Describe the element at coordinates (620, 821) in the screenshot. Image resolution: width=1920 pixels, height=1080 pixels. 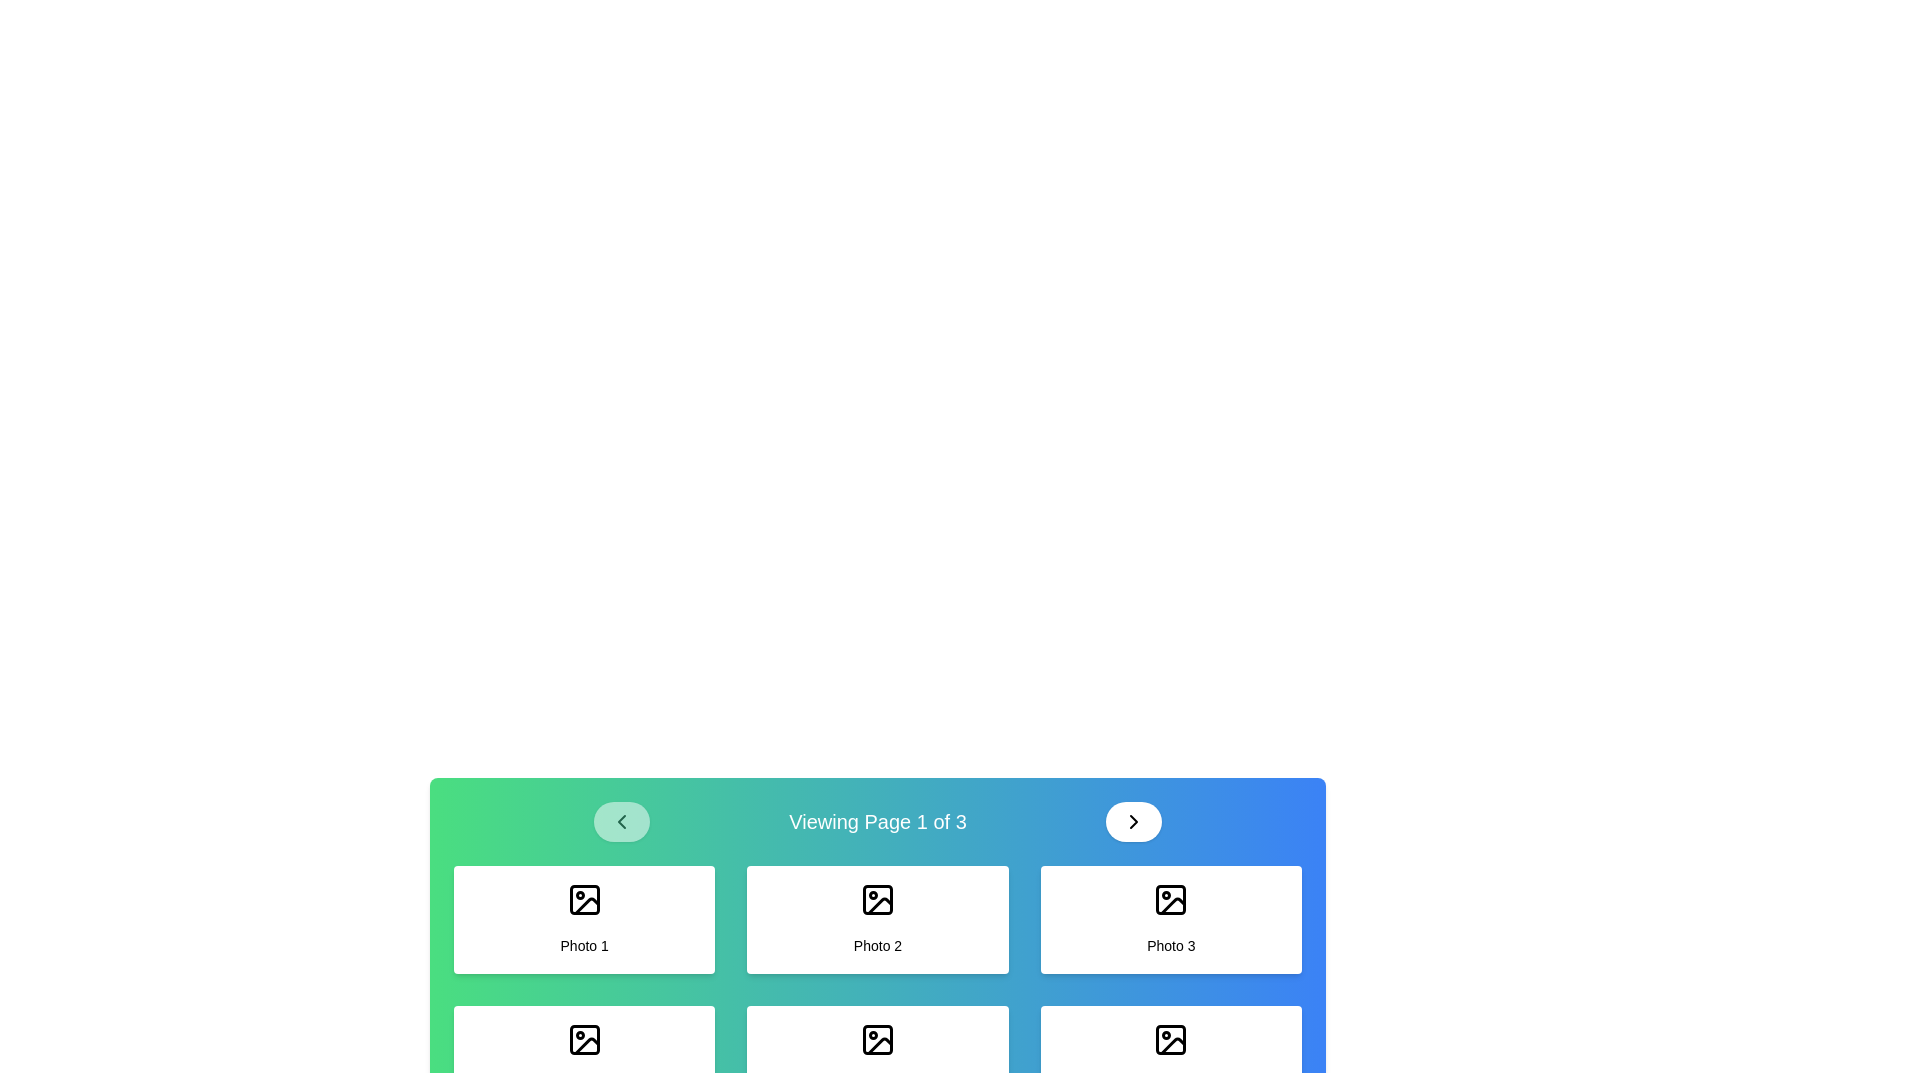
I see `the Chevron Left icon located inside the circular button on the left side of the navigation bar` at that location.